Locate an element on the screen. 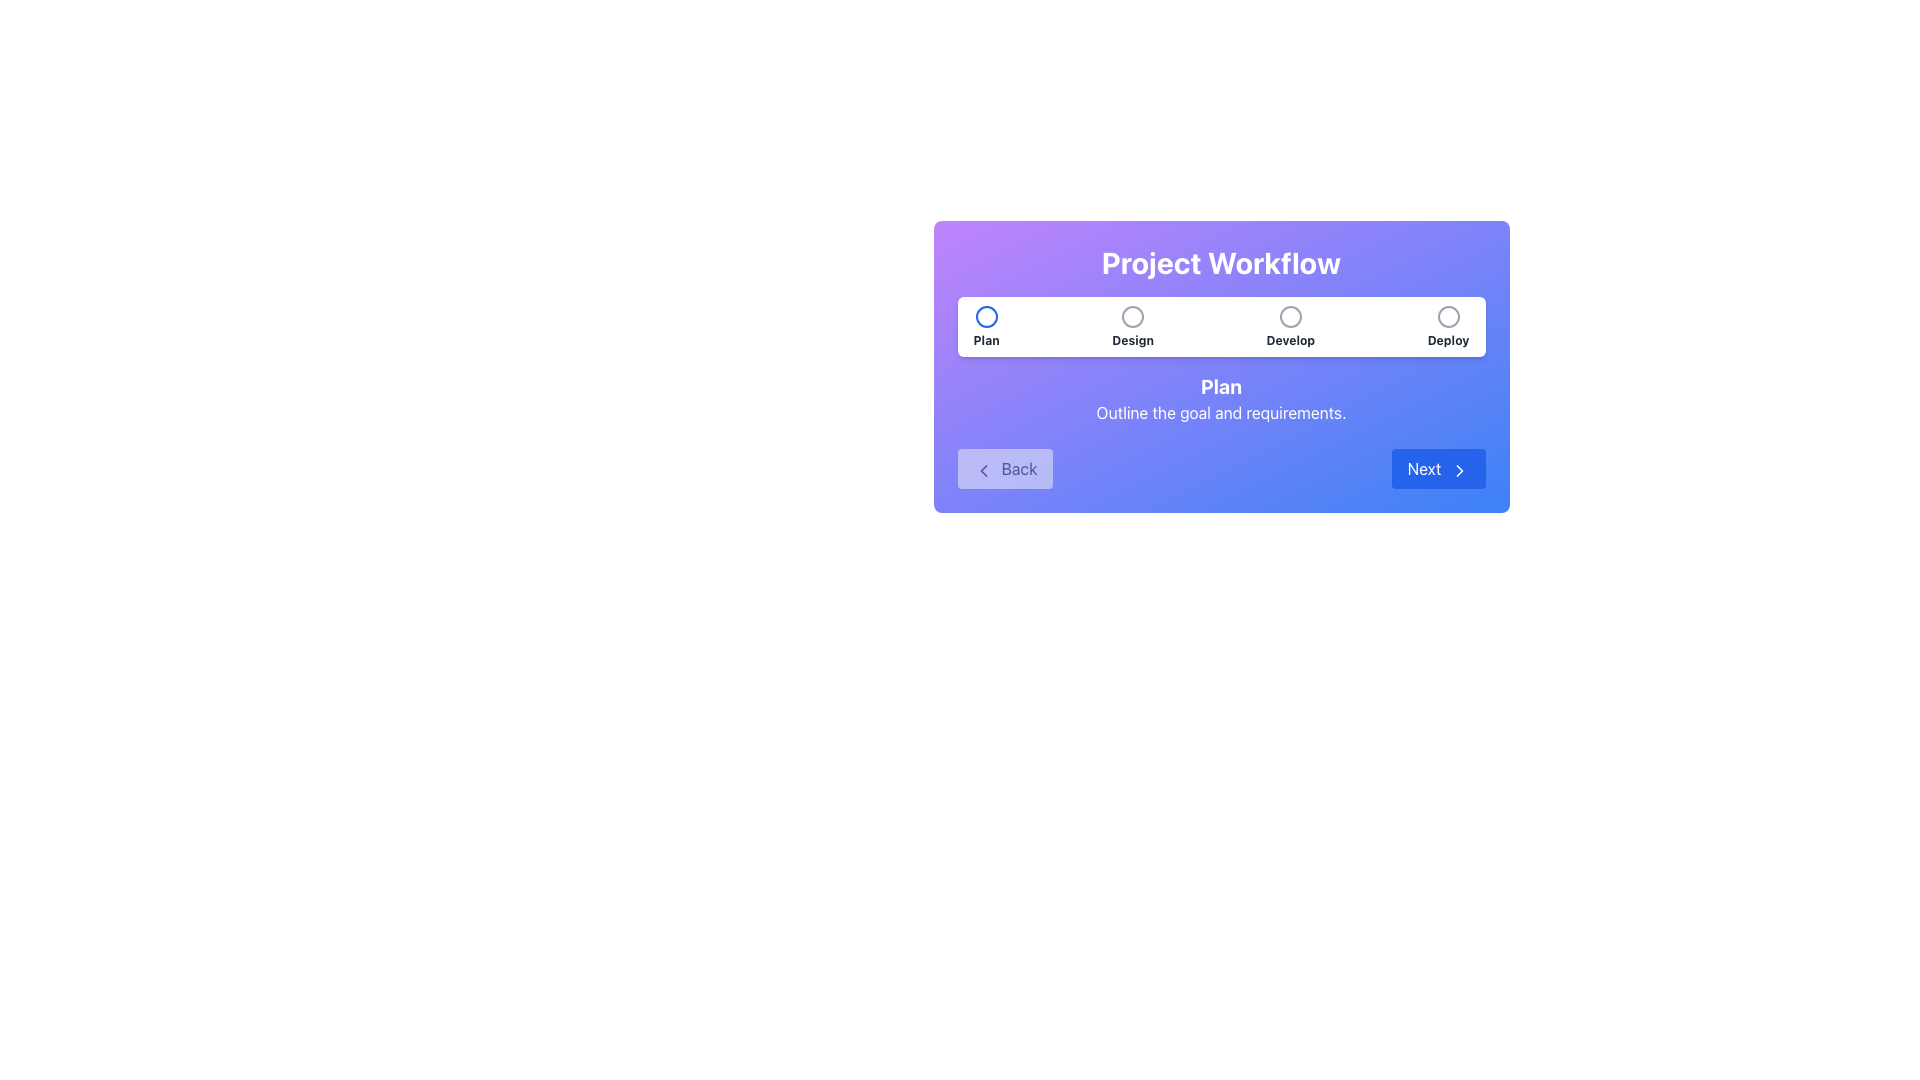 The image size is (1920, 1080). the 'Develop' icon with text label, which is the third element in the horizontally-aligned step indicator, located between 'Design' and 'Deploy' is located at coordinates (1290, 326).